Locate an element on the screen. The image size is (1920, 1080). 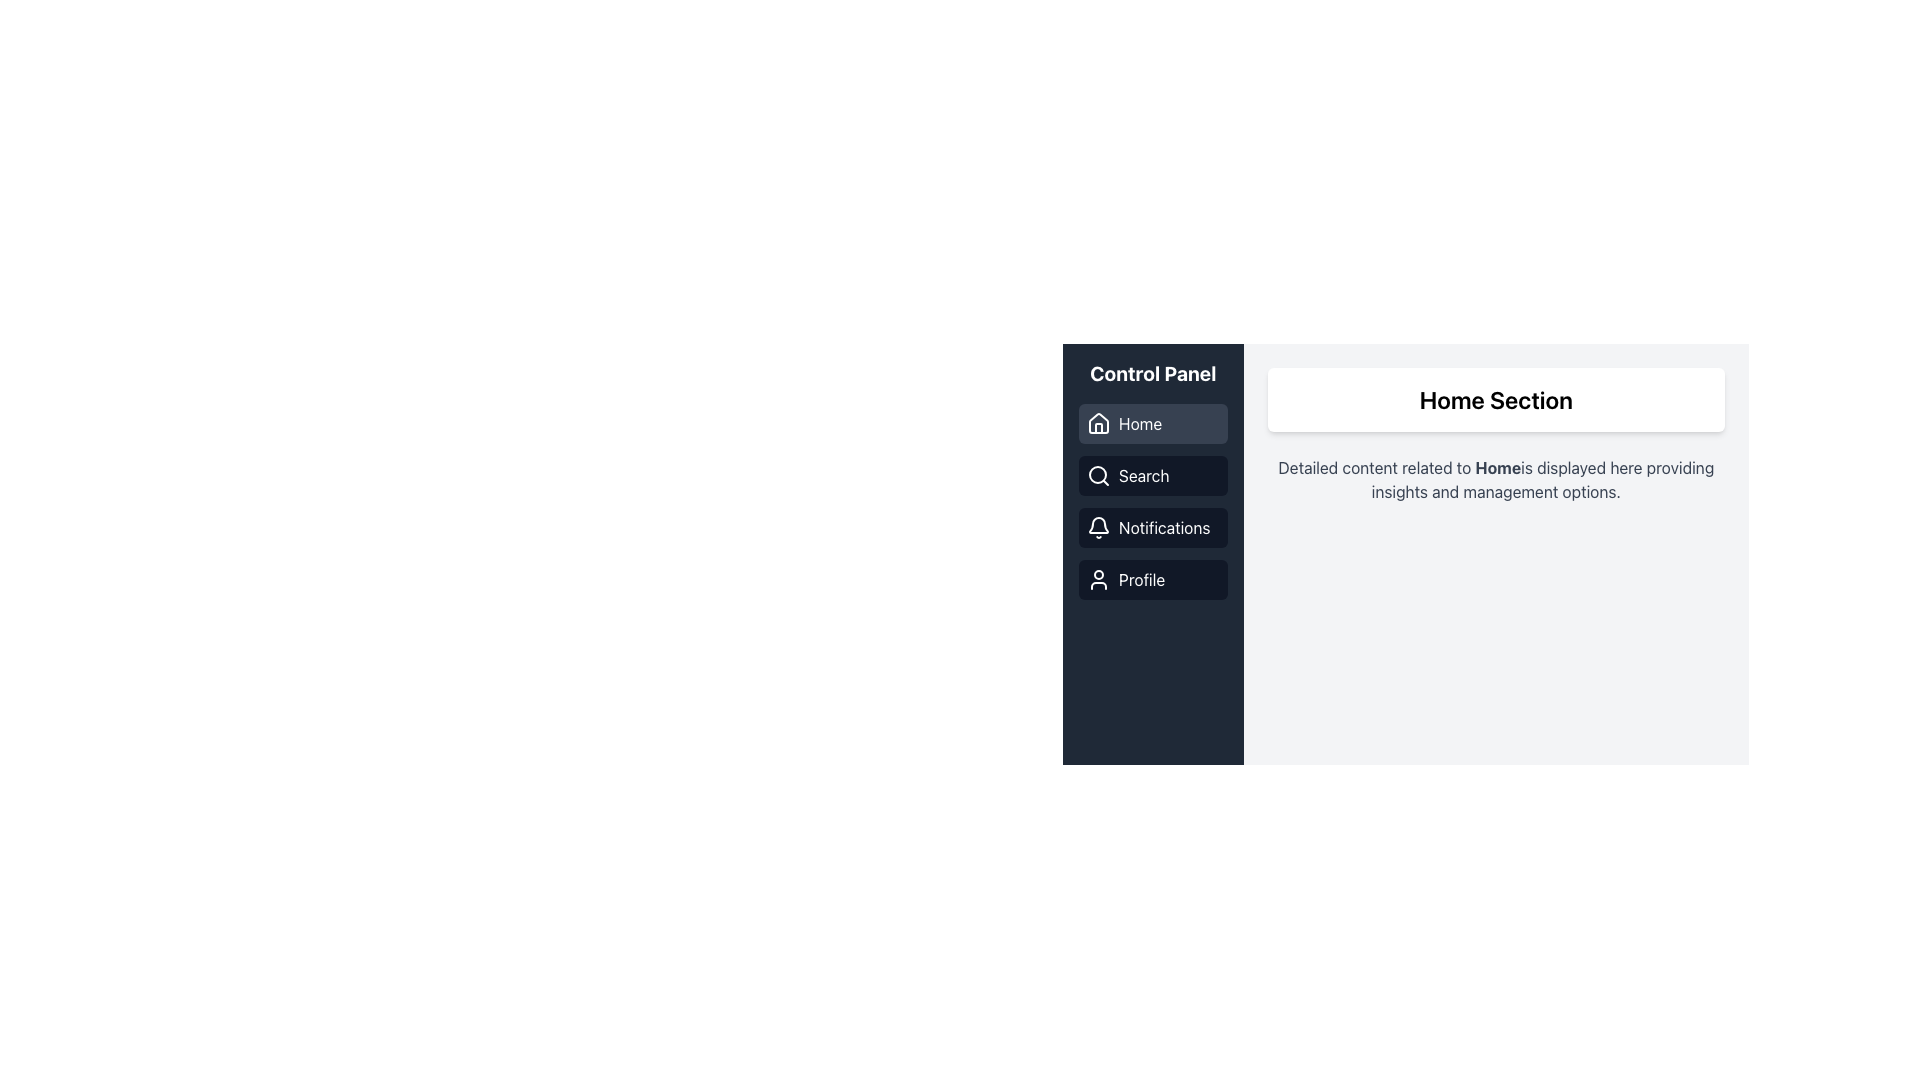
the circular lens of the magnifying glass icon representing the search functionality, located inside the second button in the sidebar menu is located at coordinates (1097, 474).